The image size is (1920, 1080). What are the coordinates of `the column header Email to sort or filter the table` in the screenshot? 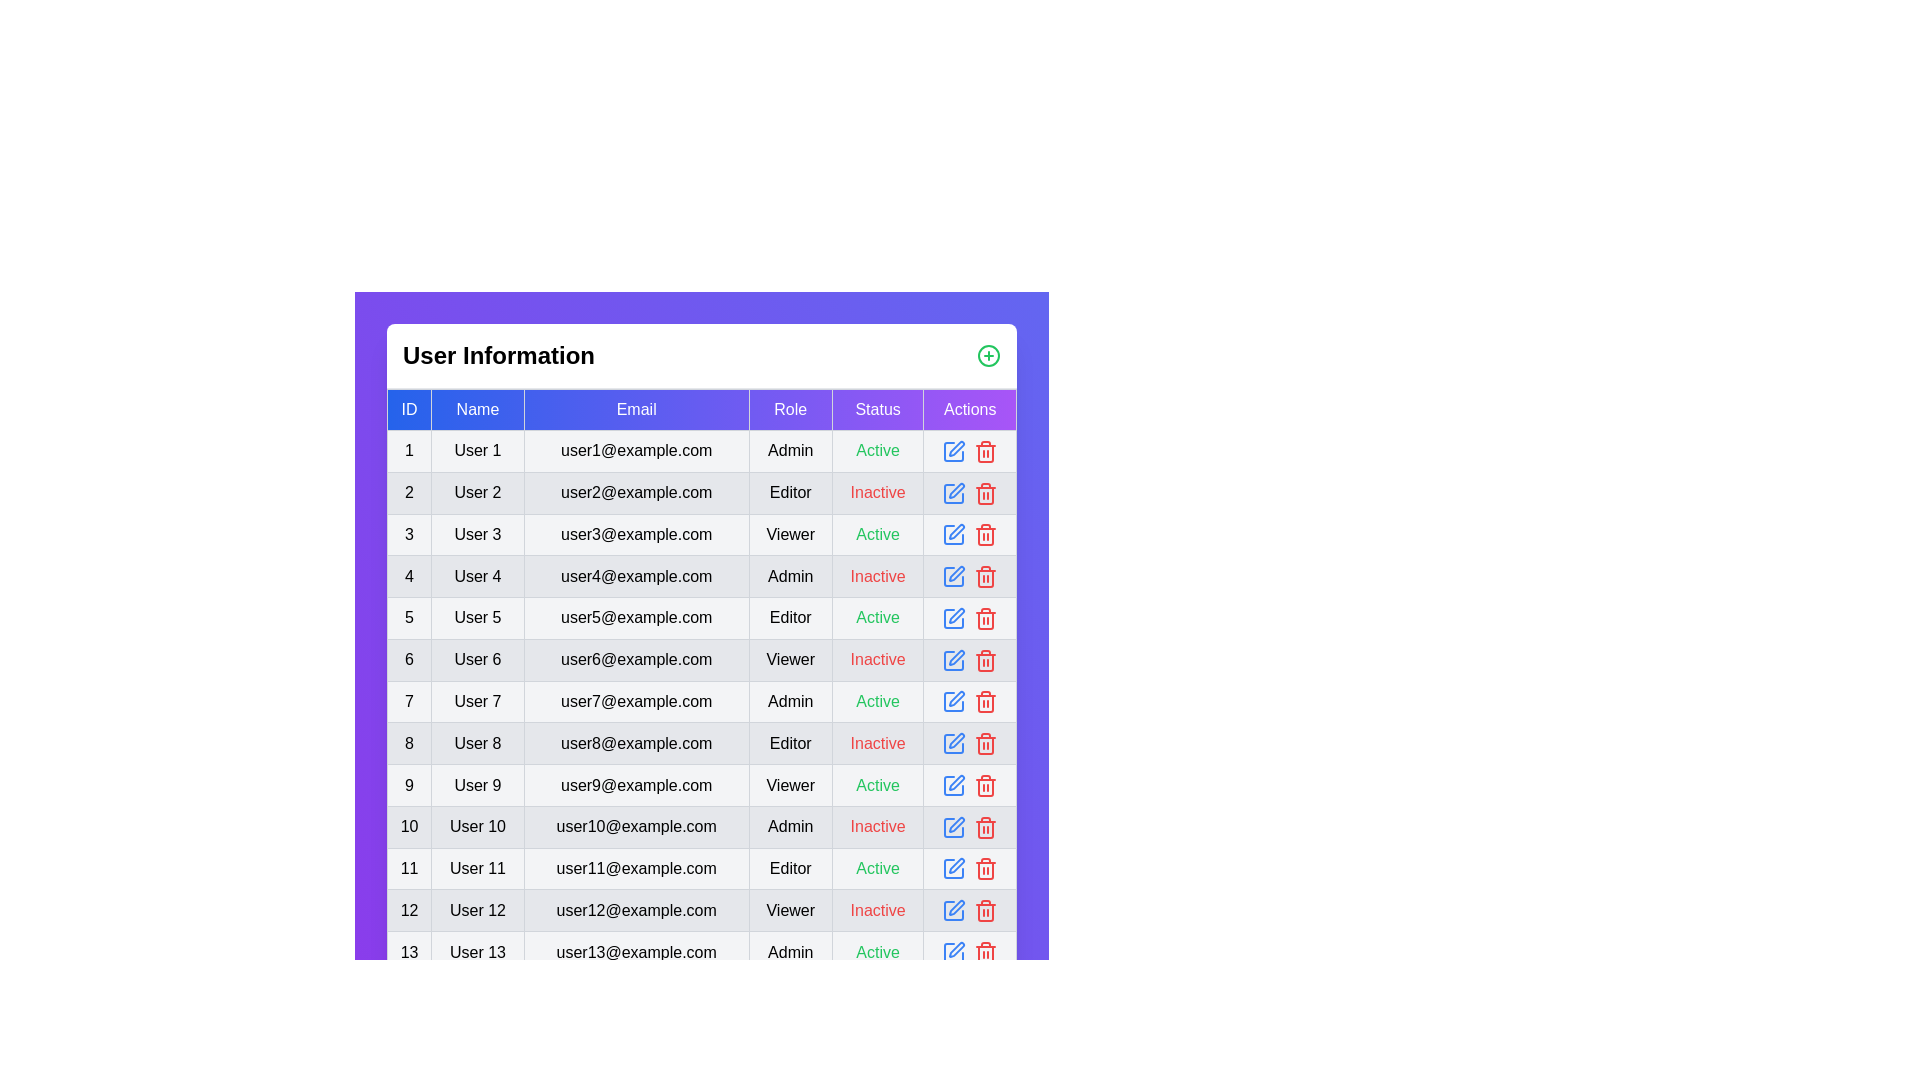 It's located at (635, 408).